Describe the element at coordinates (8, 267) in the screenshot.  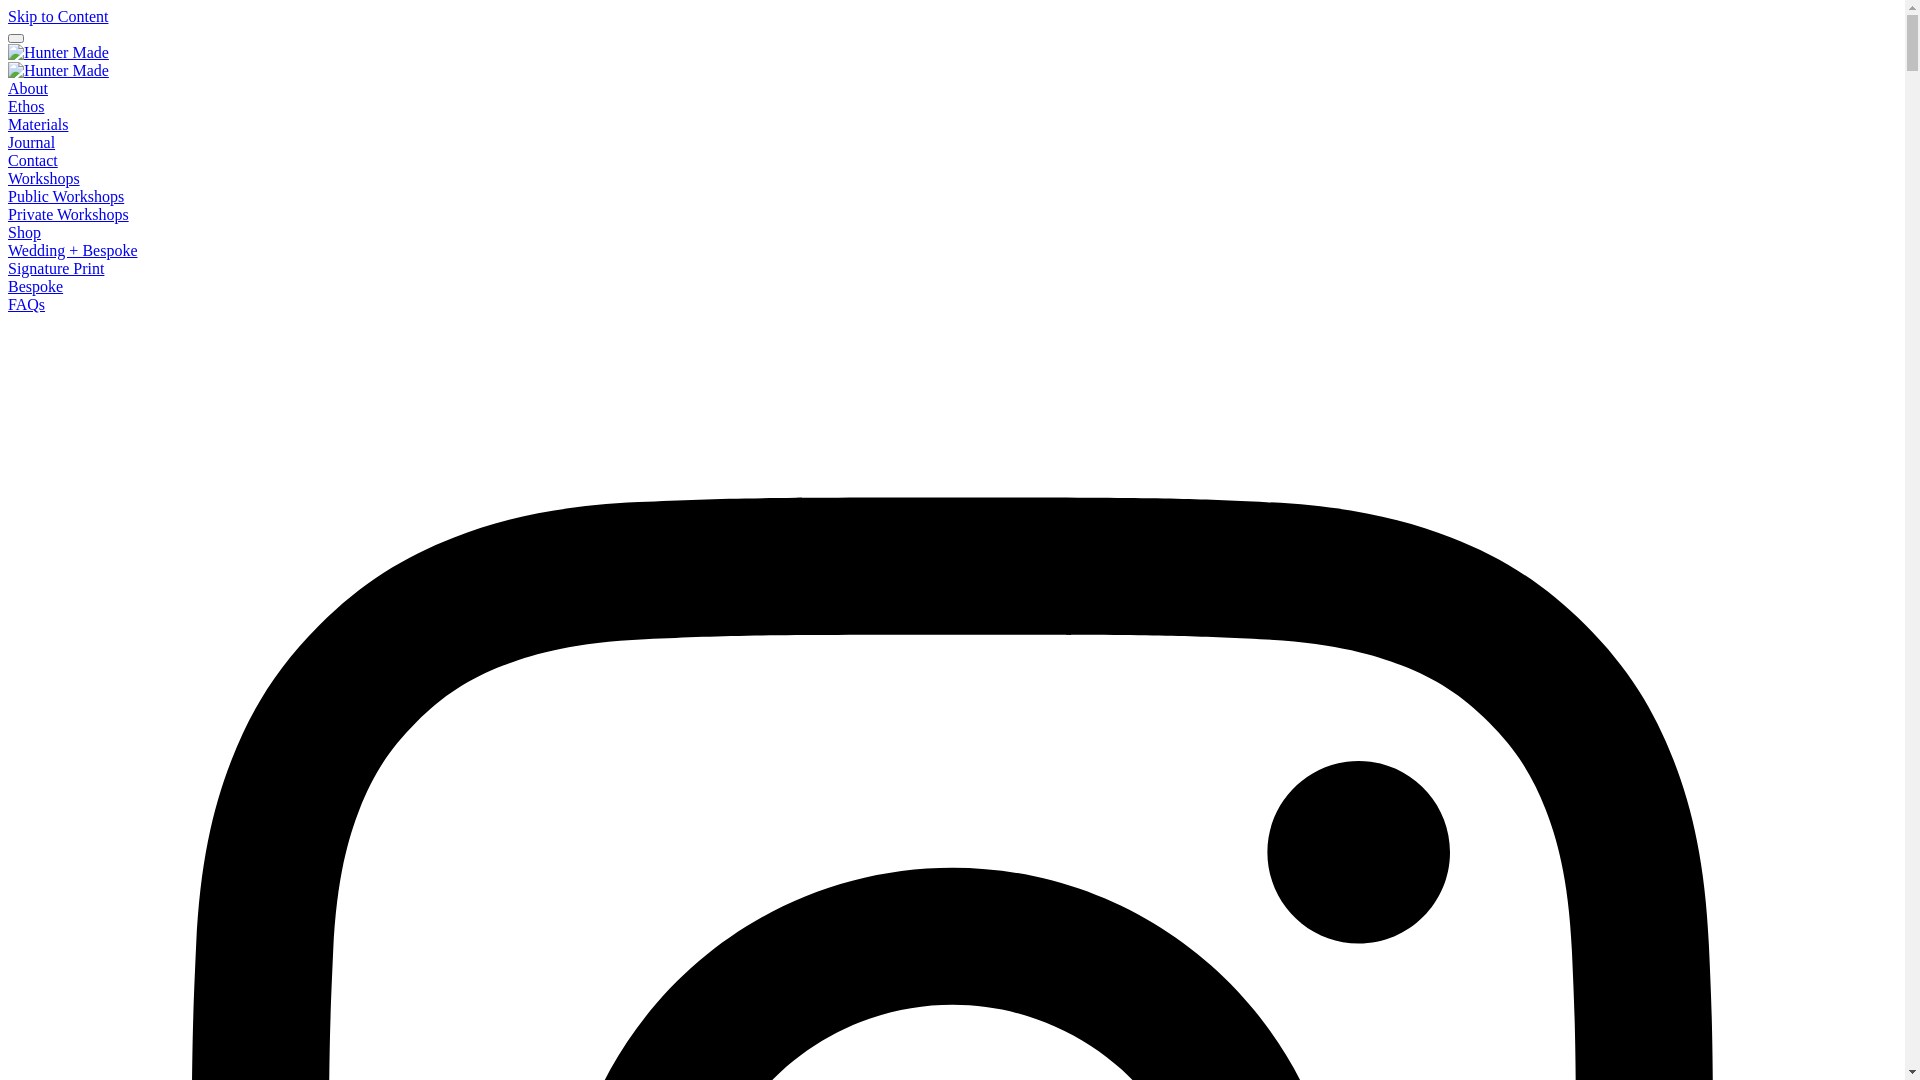
I see `'Signature Print'` at that location.